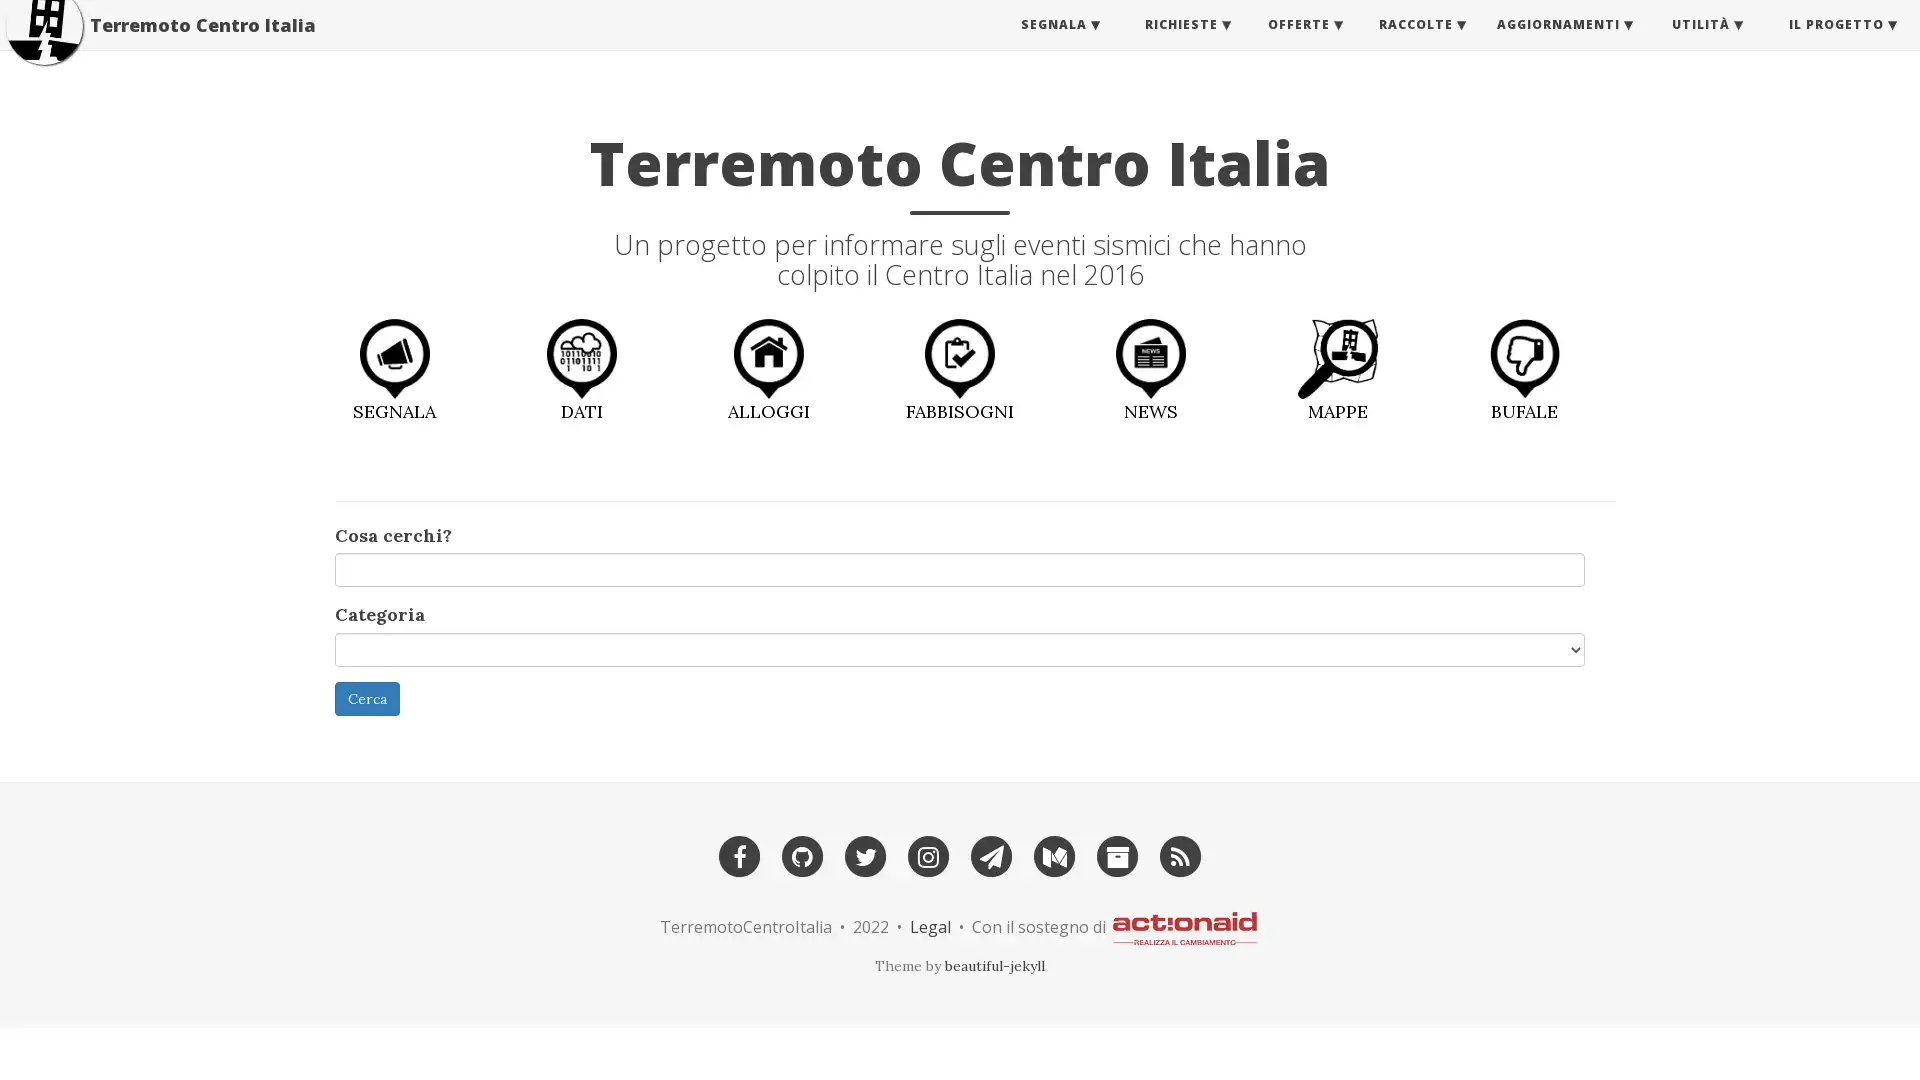  What do you see at coordinates (366, 697) in the screenshot?
I see `Cerca` at bounding box center [366, 697].